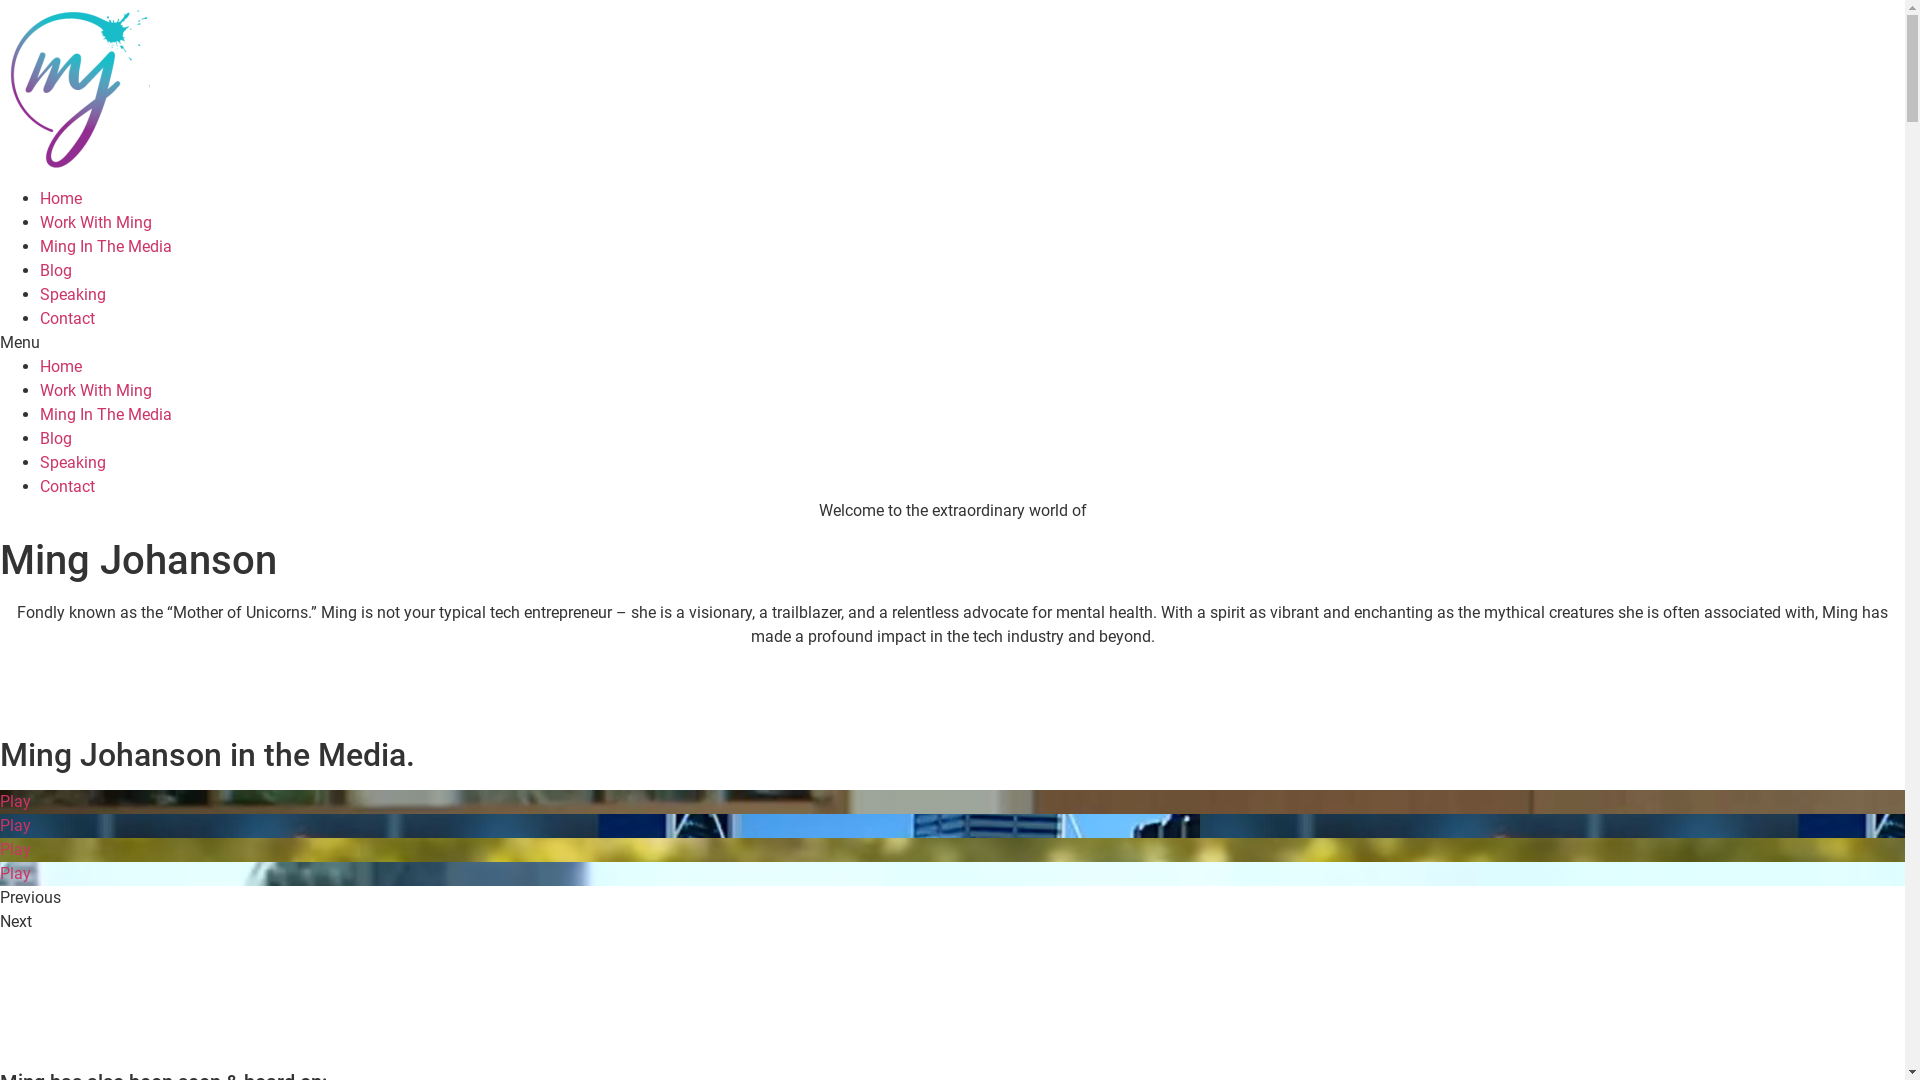  What do you see at coordinates (67, 486) in the screenshot?
I see `'Contact'` at bounding box center [67, 486].